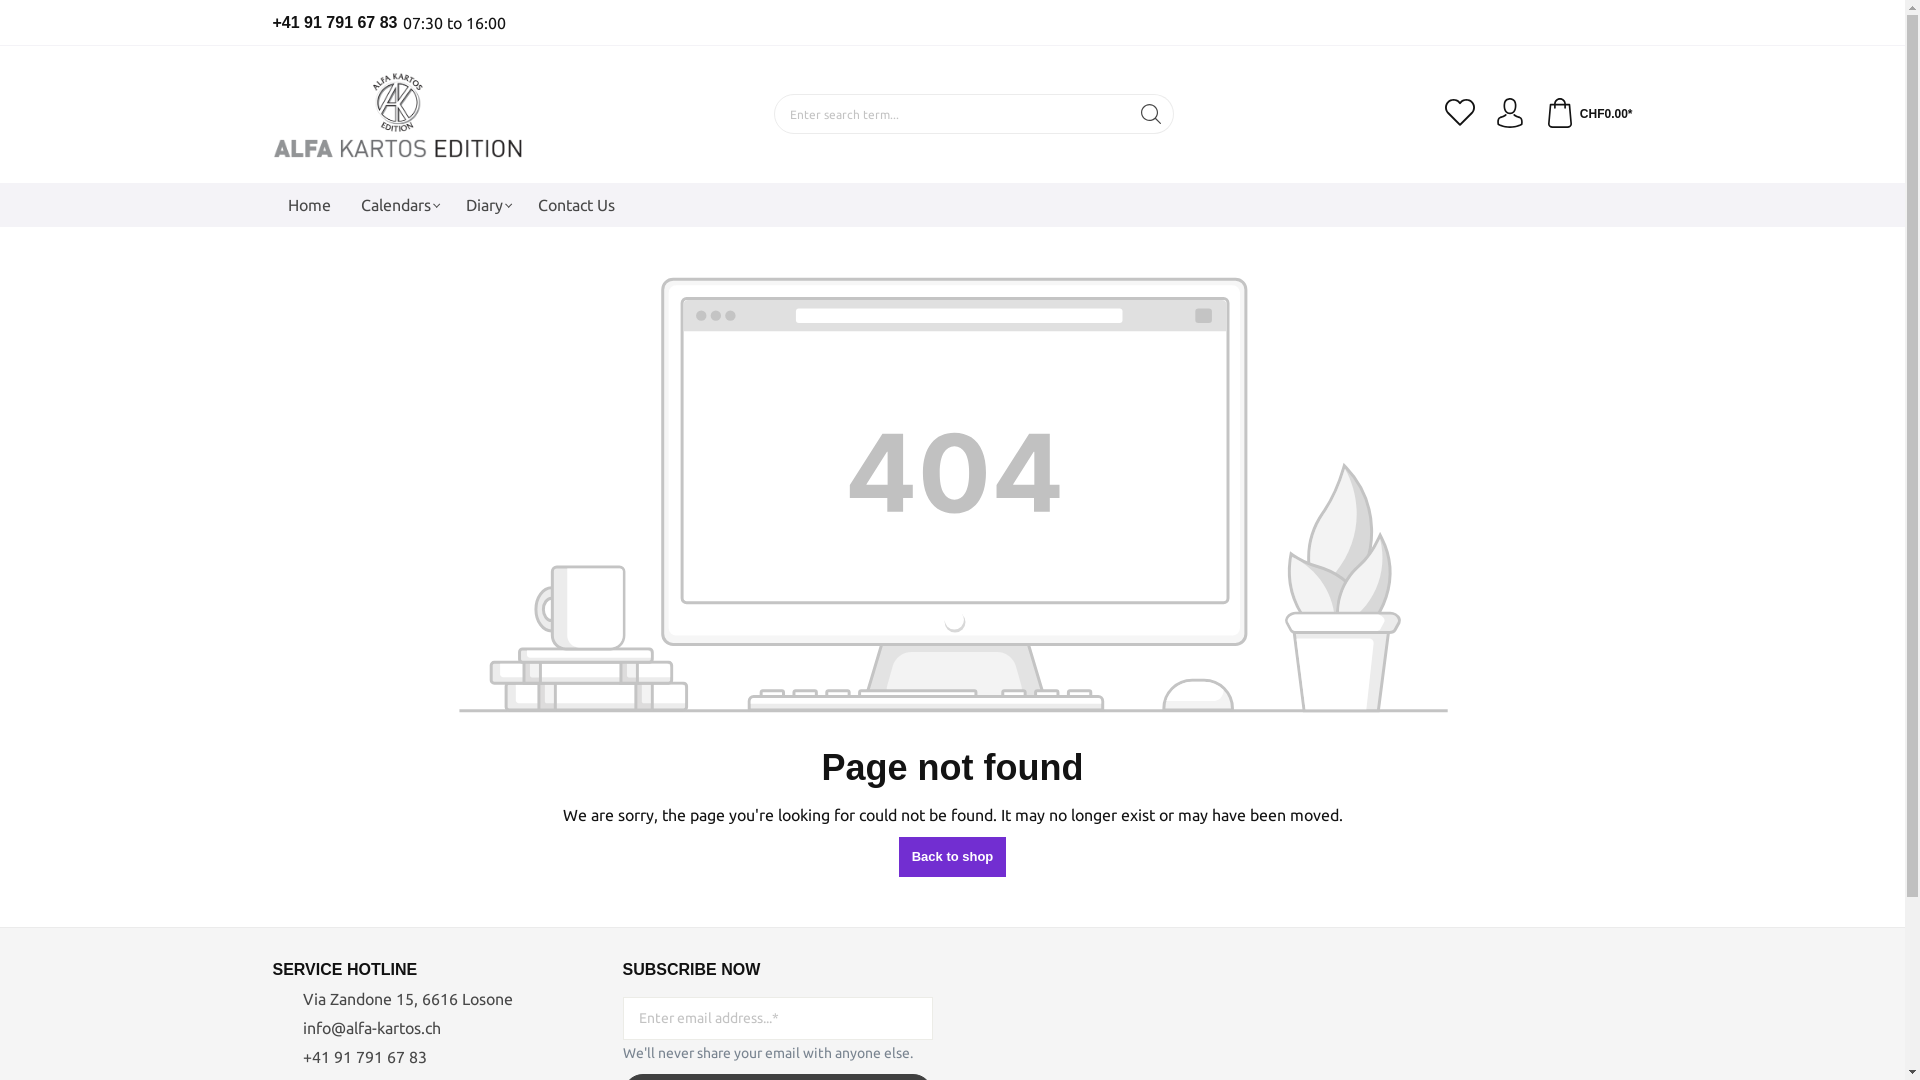  Describe the element at coordinates (307, 204) in the screenshot. I see `'Home'` at that location.